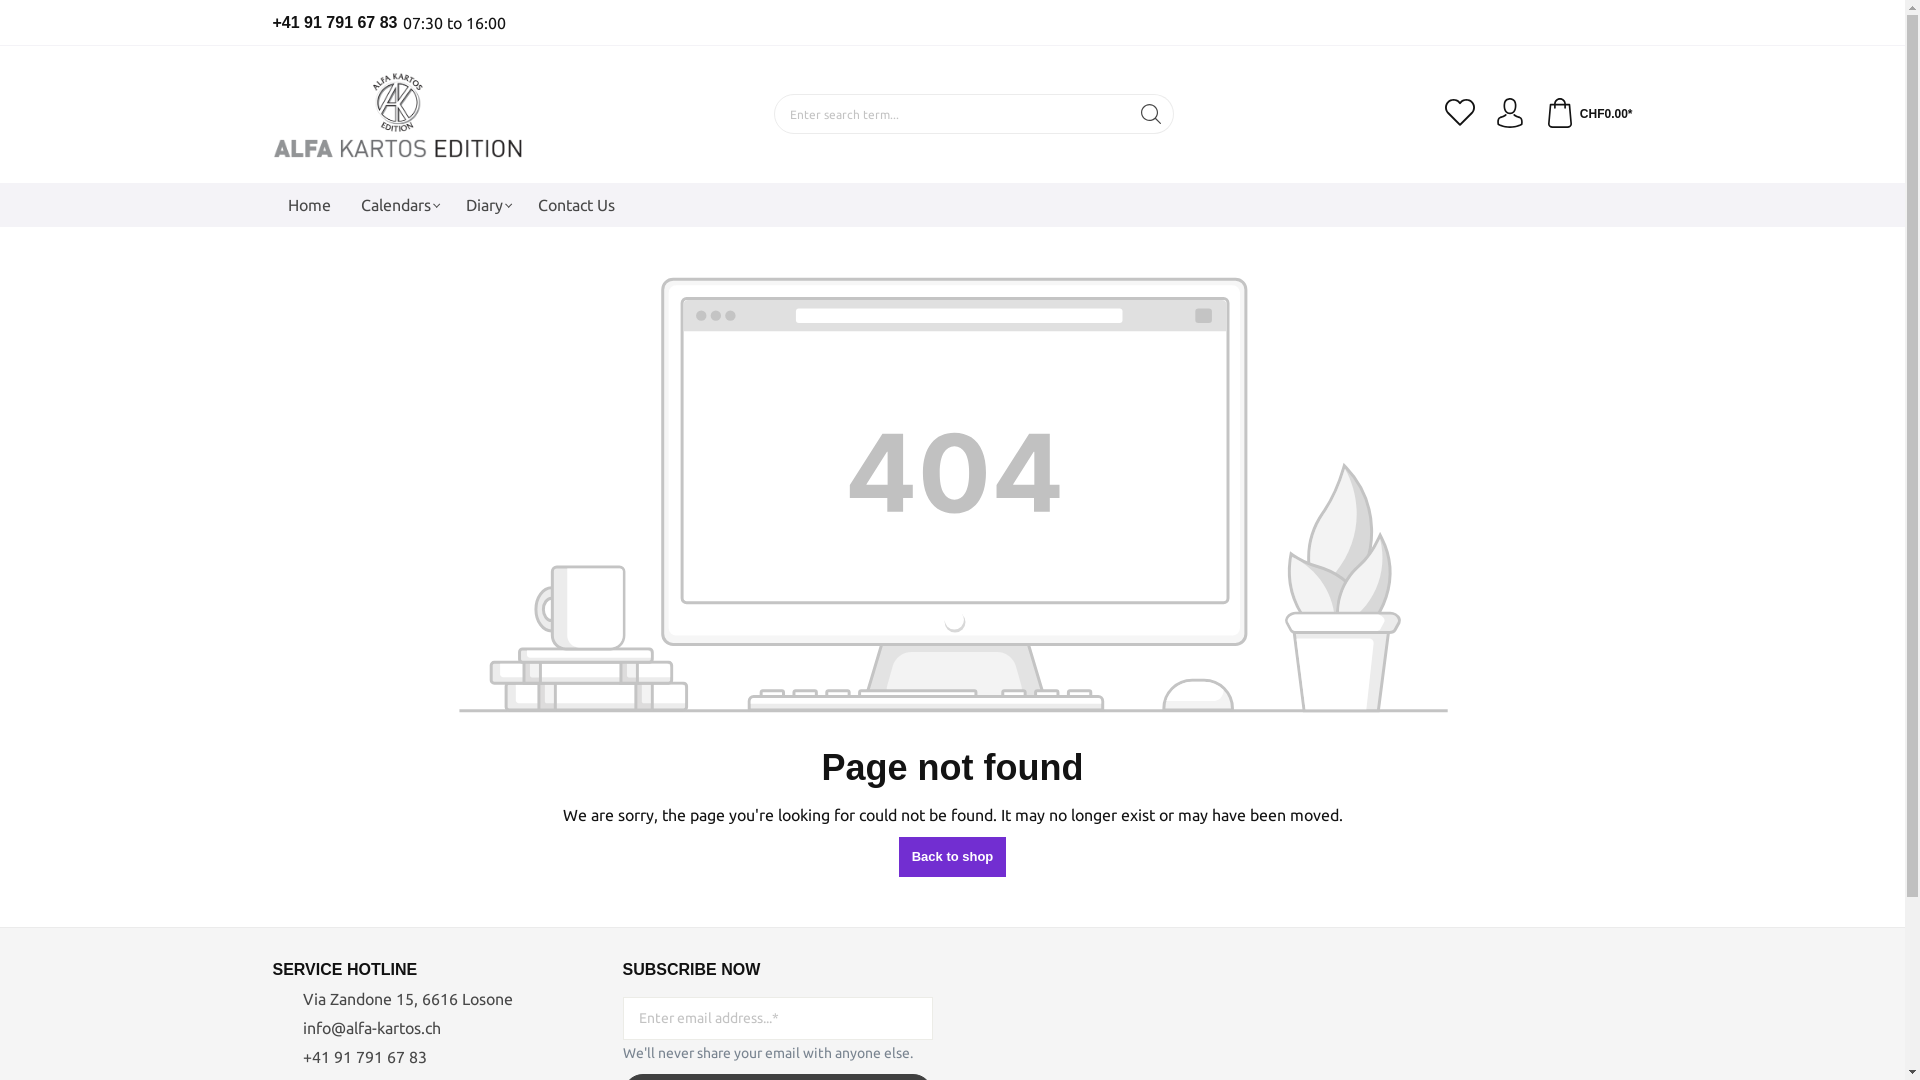  Describe the element at coordinates (307, 204) in the screenshot. I see `'Home'` at that location.